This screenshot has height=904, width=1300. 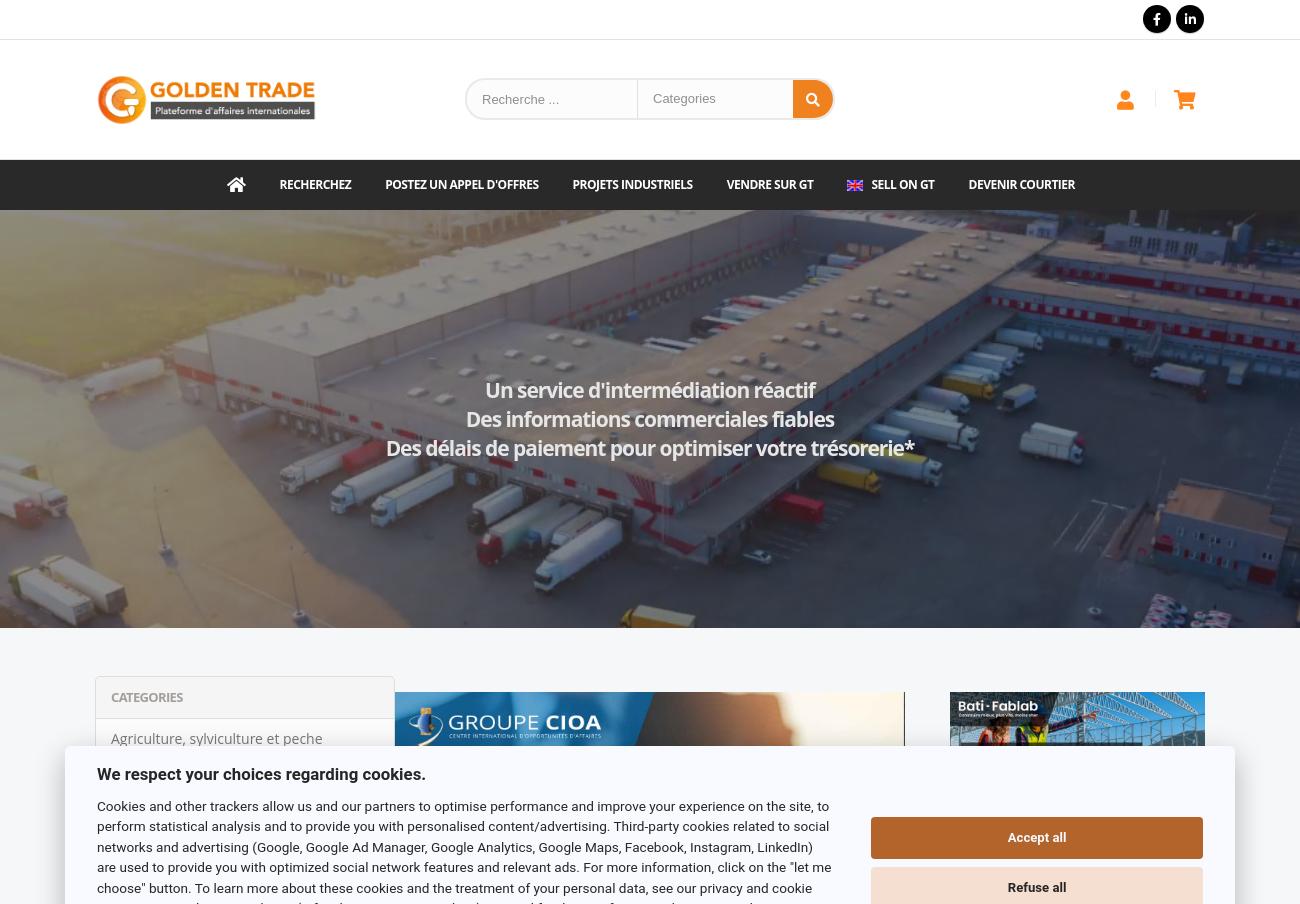 I want to click on 'Vendre sur GT', so click(x=768, y=184).